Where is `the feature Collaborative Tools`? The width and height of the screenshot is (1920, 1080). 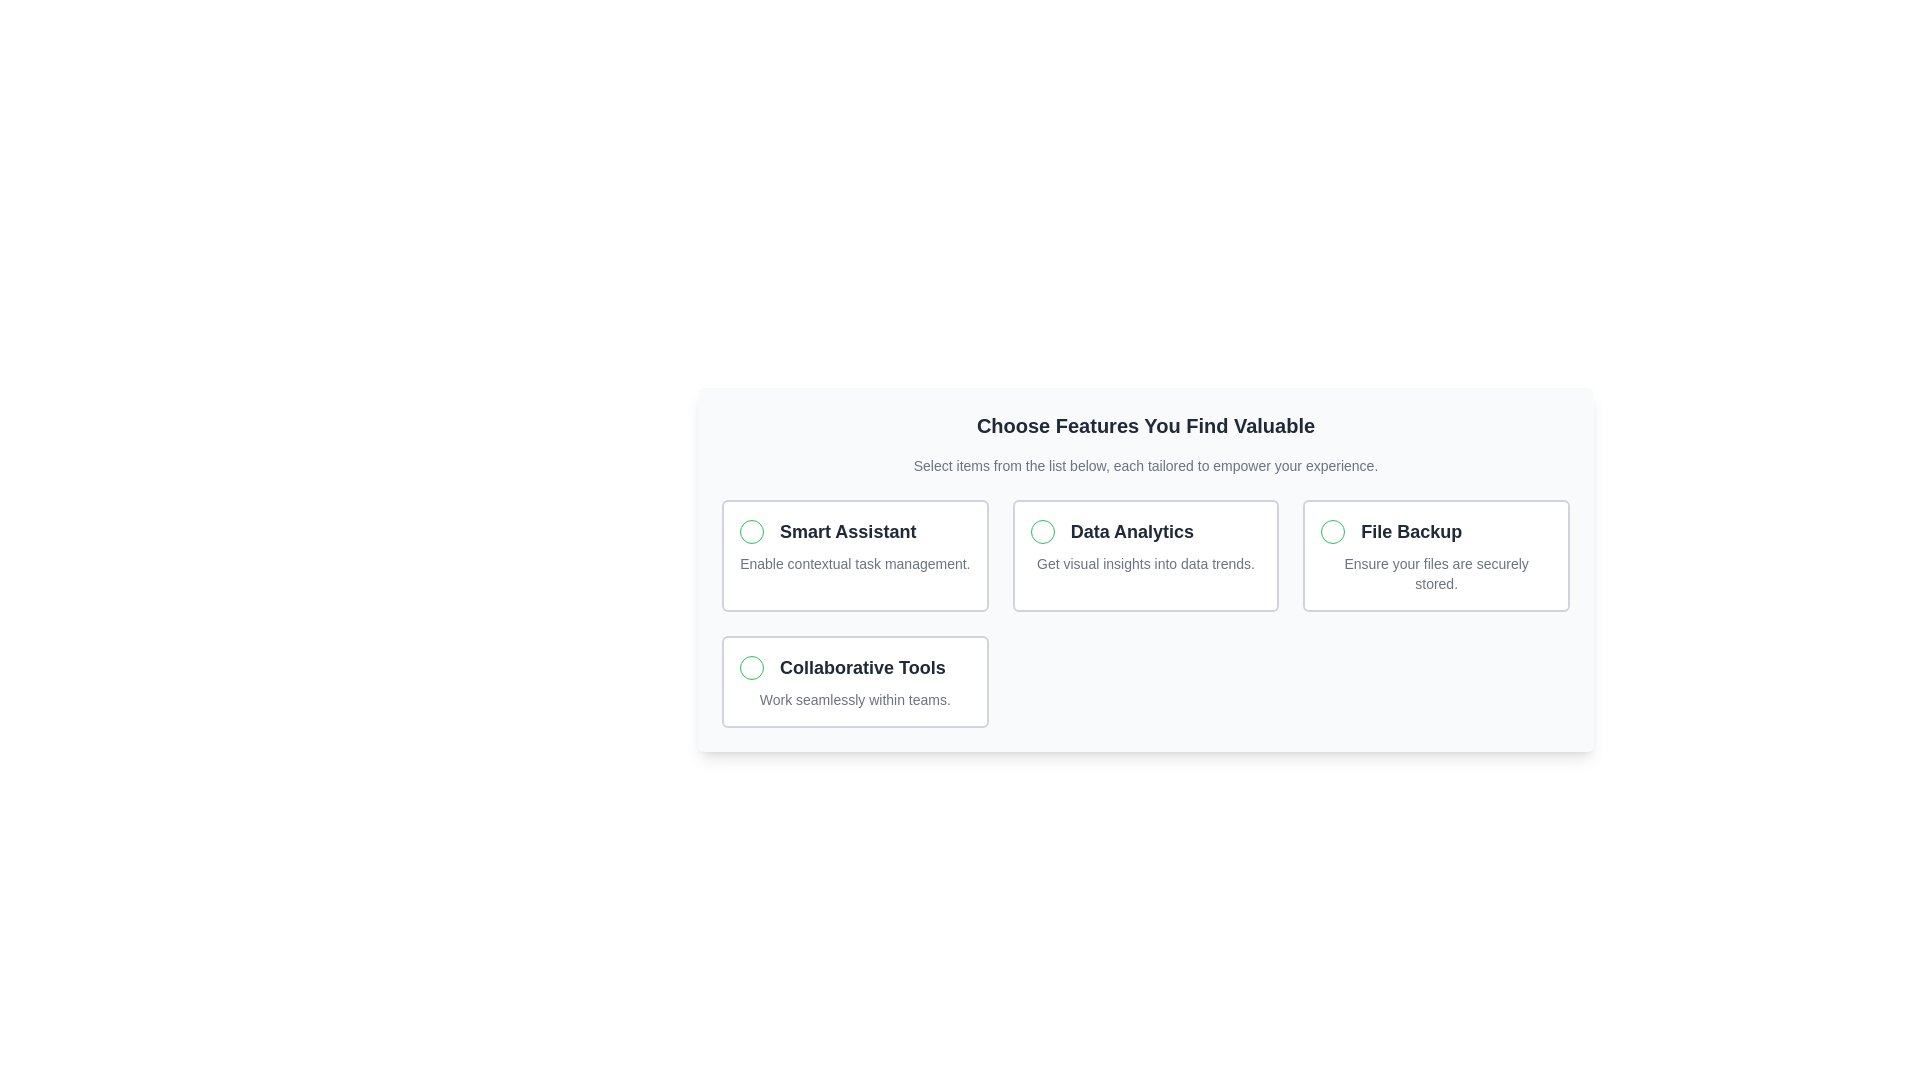 the feature Collaborative Tools is located at coordinates (854, 681).